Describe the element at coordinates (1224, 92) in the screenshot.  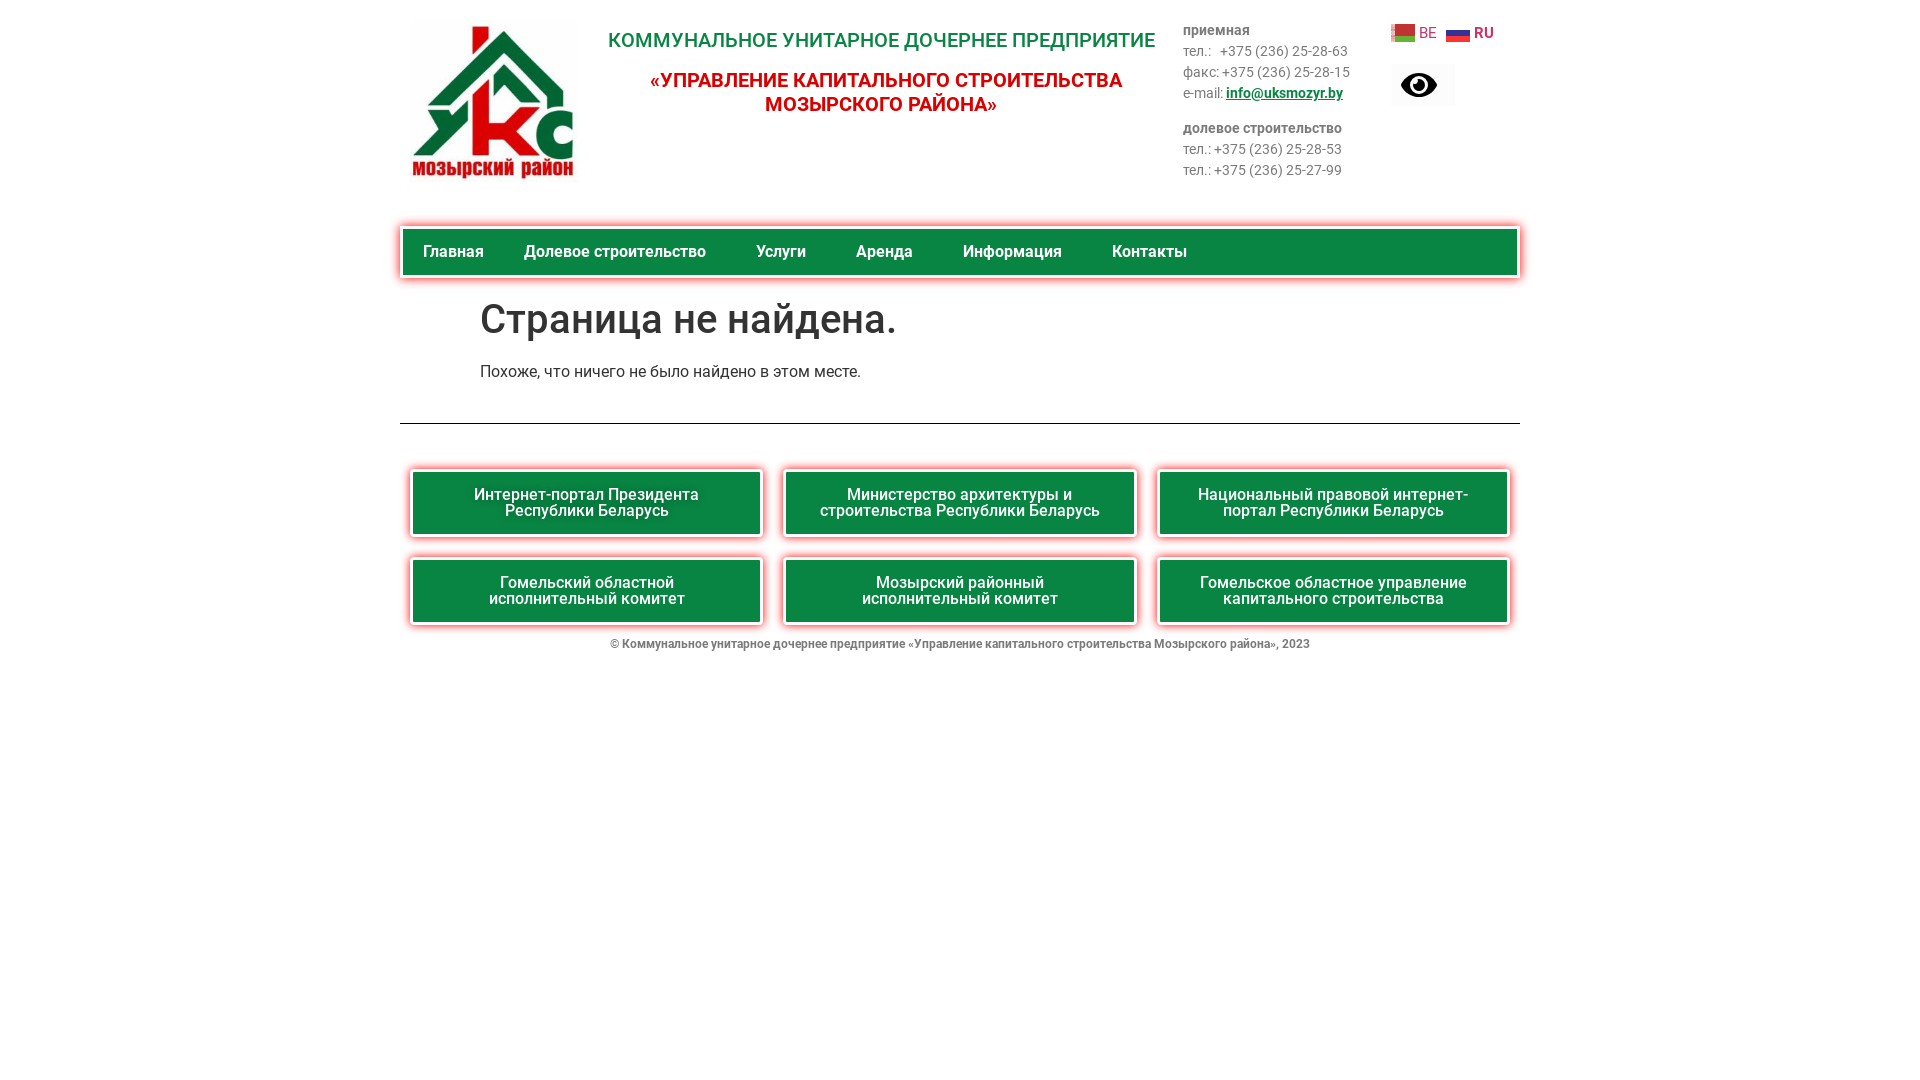
I see `'info@uksmozyr.by'` at that location.